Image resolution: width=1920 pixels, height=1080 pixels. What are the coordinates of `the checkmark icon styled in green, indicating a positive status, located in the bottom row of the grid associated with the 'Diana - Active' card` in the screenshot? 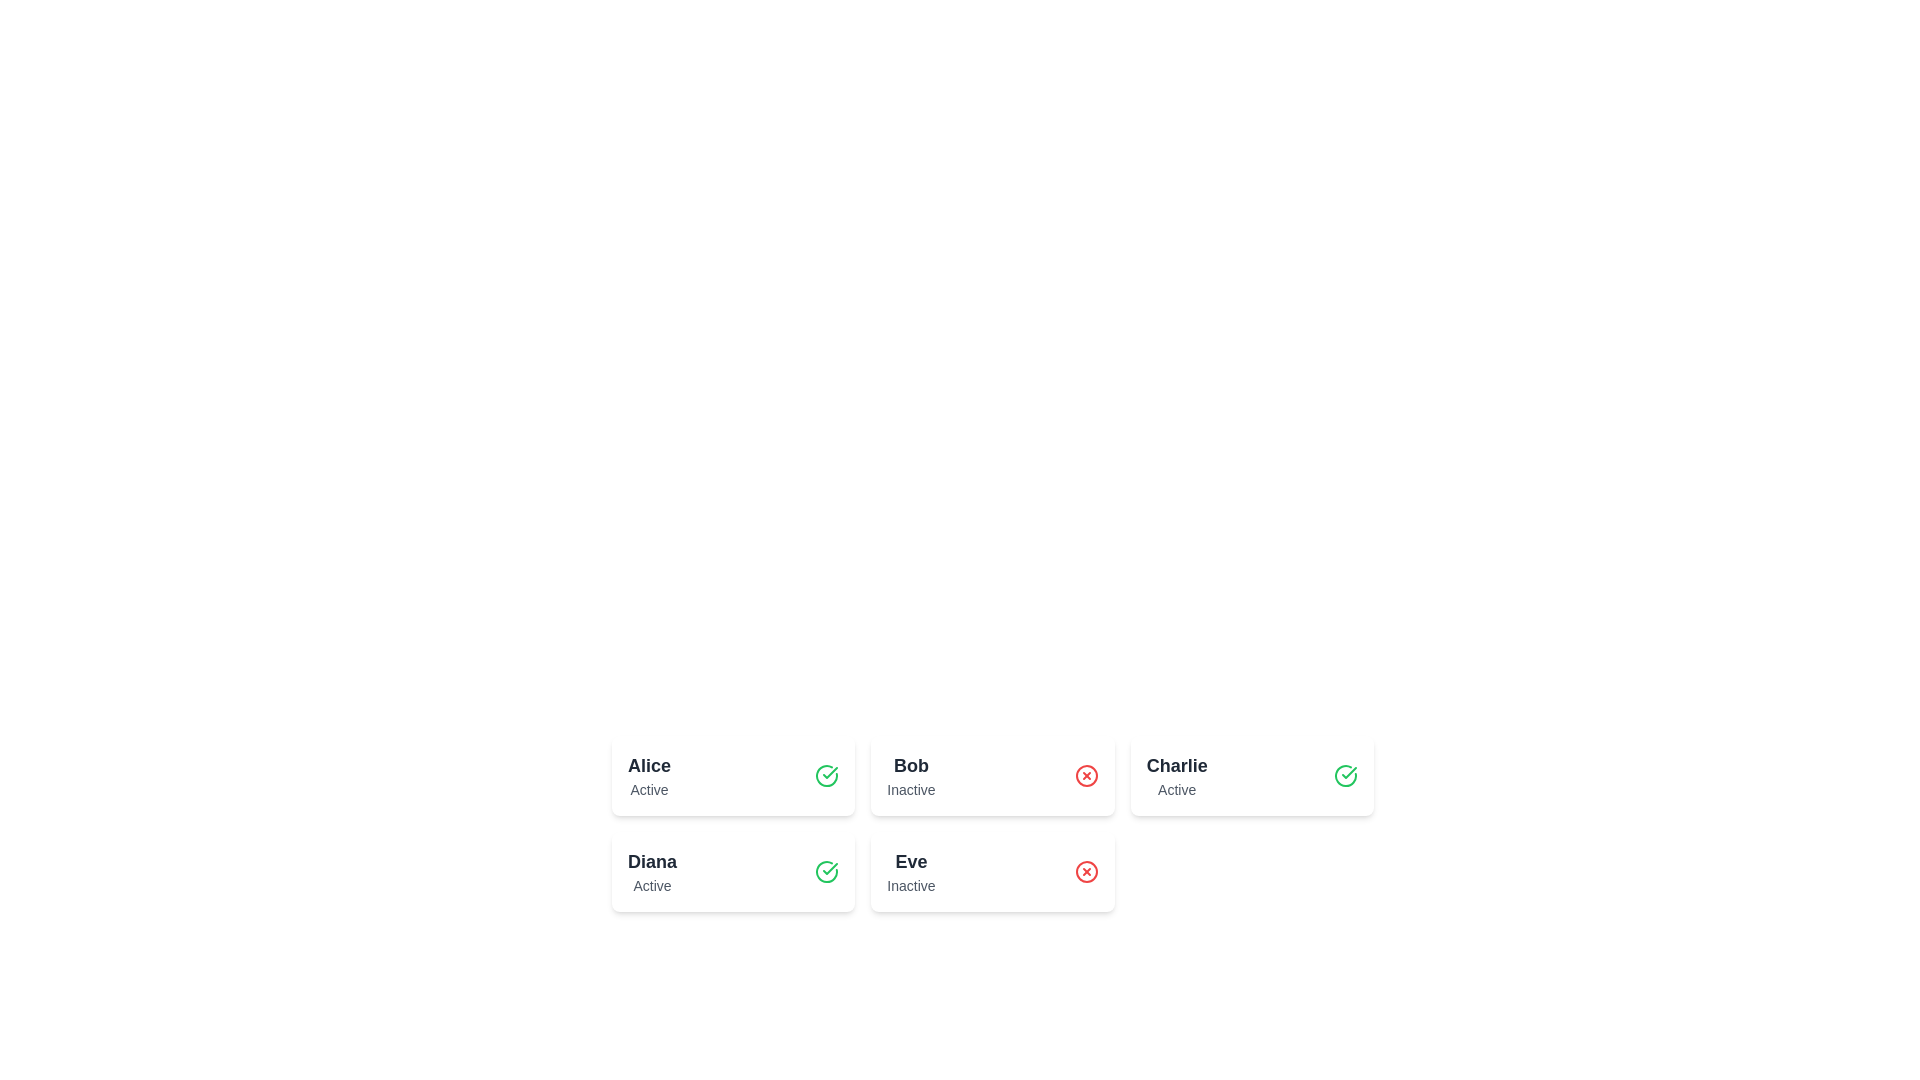 It's located at (830, 867).